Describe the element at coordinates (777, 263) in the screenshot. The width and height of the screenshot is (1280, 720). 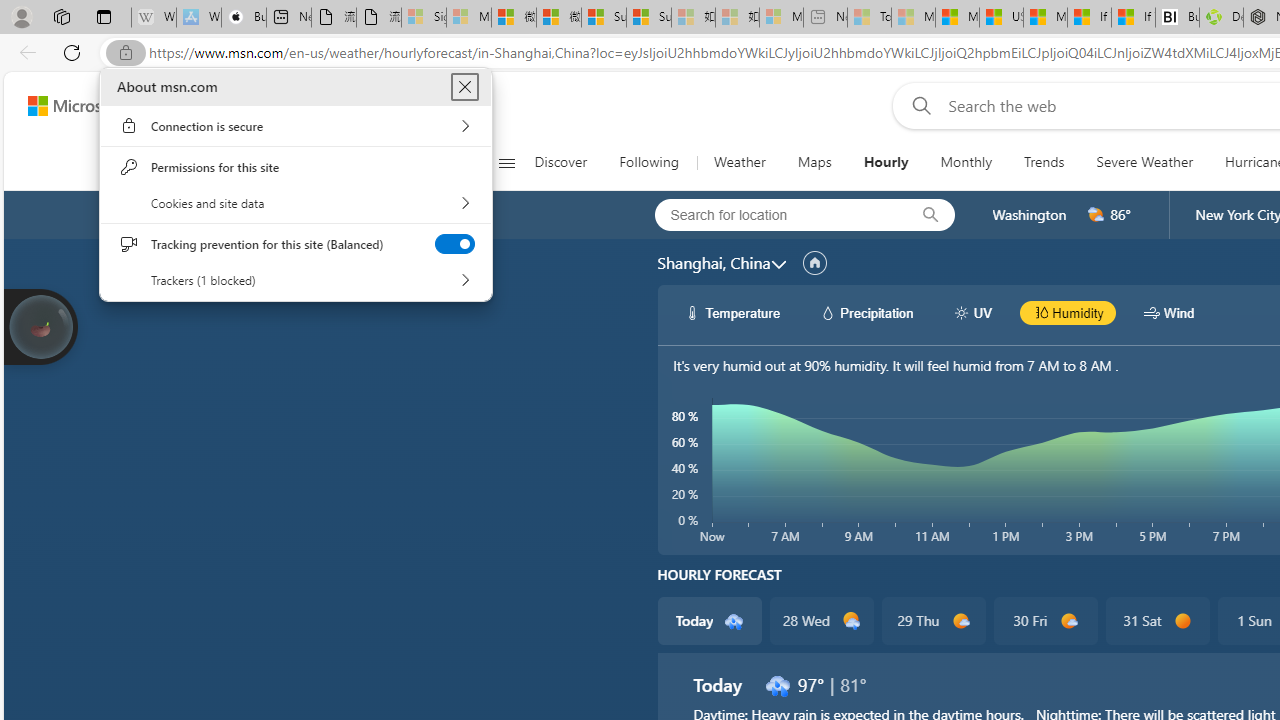
I see `'common/carouselChevron'` at that location.